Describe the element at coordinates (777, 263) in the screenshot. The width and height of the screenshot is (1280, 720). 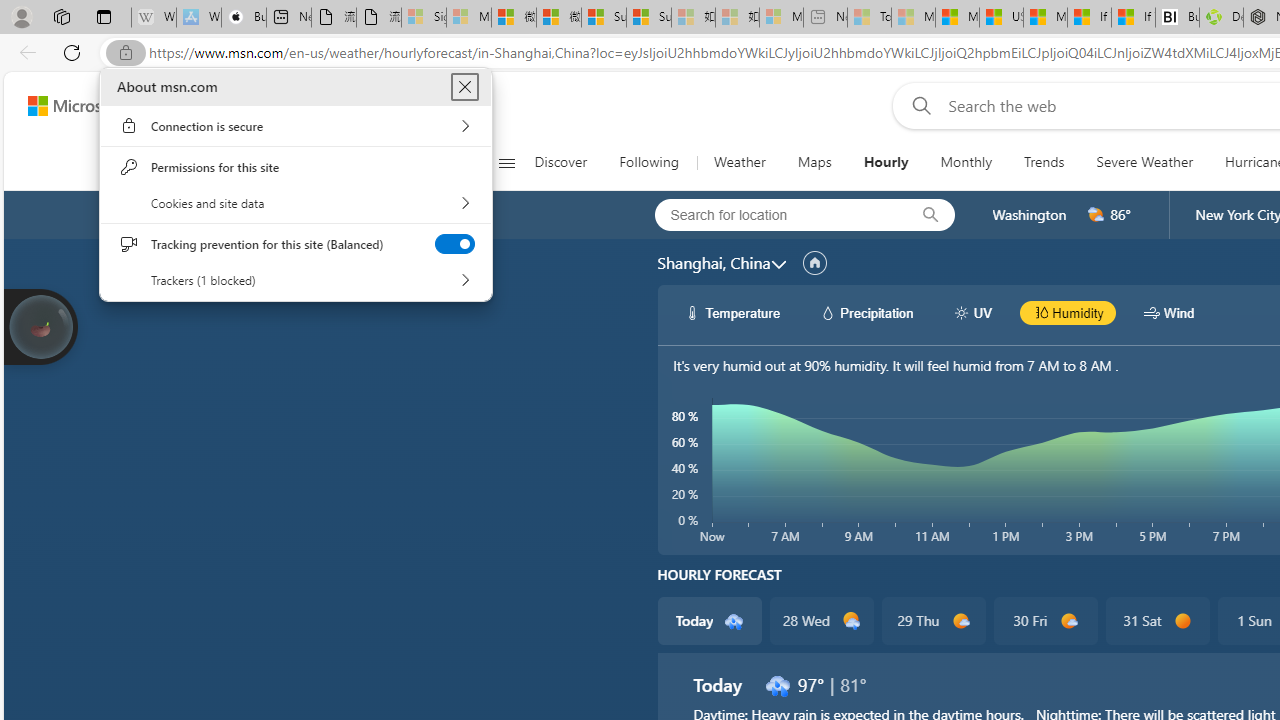
I see `'common/carouselChevron'` at that location.